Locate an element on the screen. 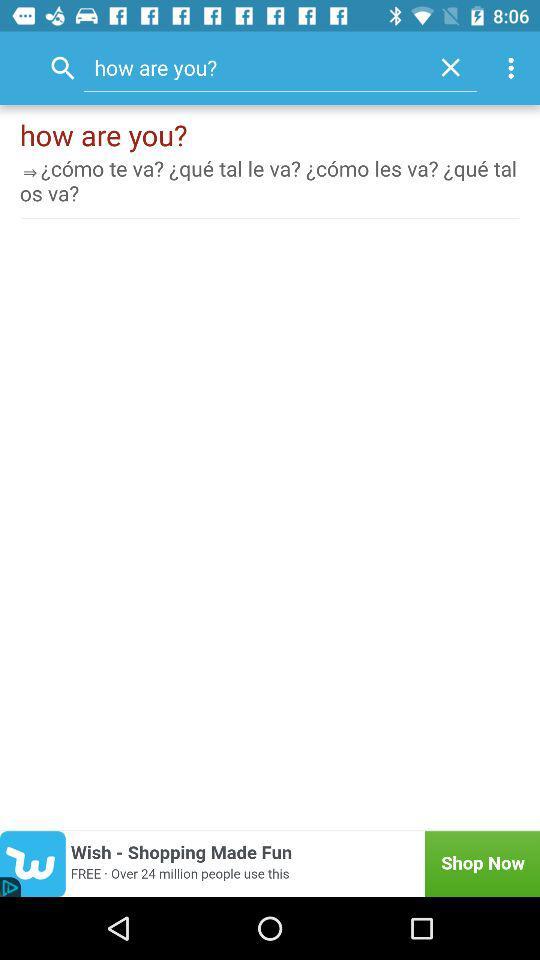 This screenshot has width=540, height=960. open advertisement is located at coordinates (270, 863).